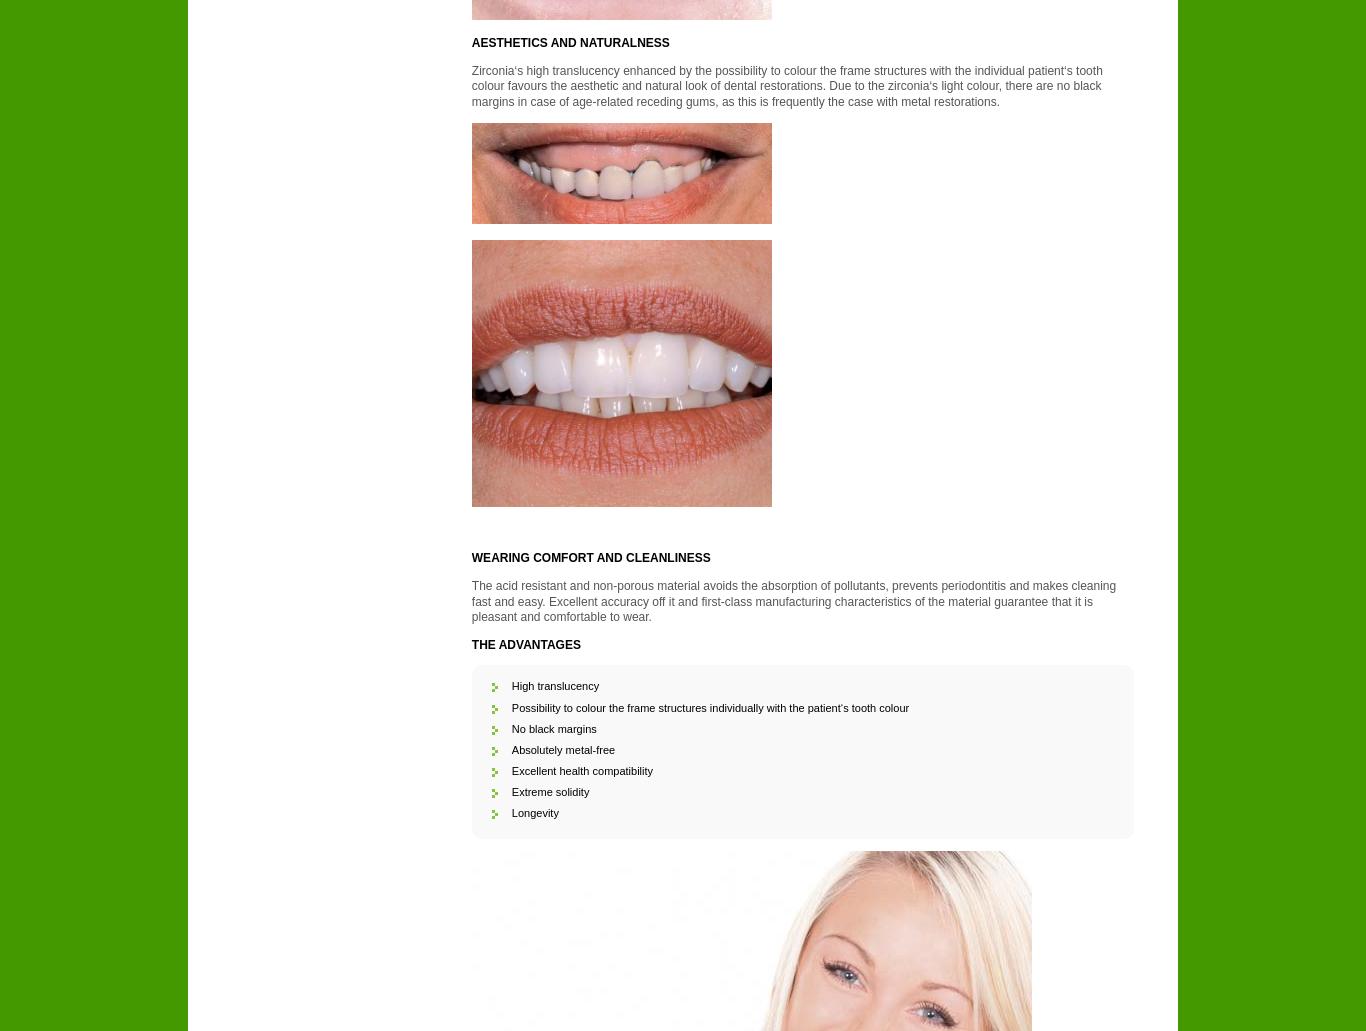 Image resolution: width=1366 pixels, height=1031 pixels. Describe the element at coordinates (569, 42) in the screenshot. I see `'AESTHETICS AND NATURALNESS'` at that location.